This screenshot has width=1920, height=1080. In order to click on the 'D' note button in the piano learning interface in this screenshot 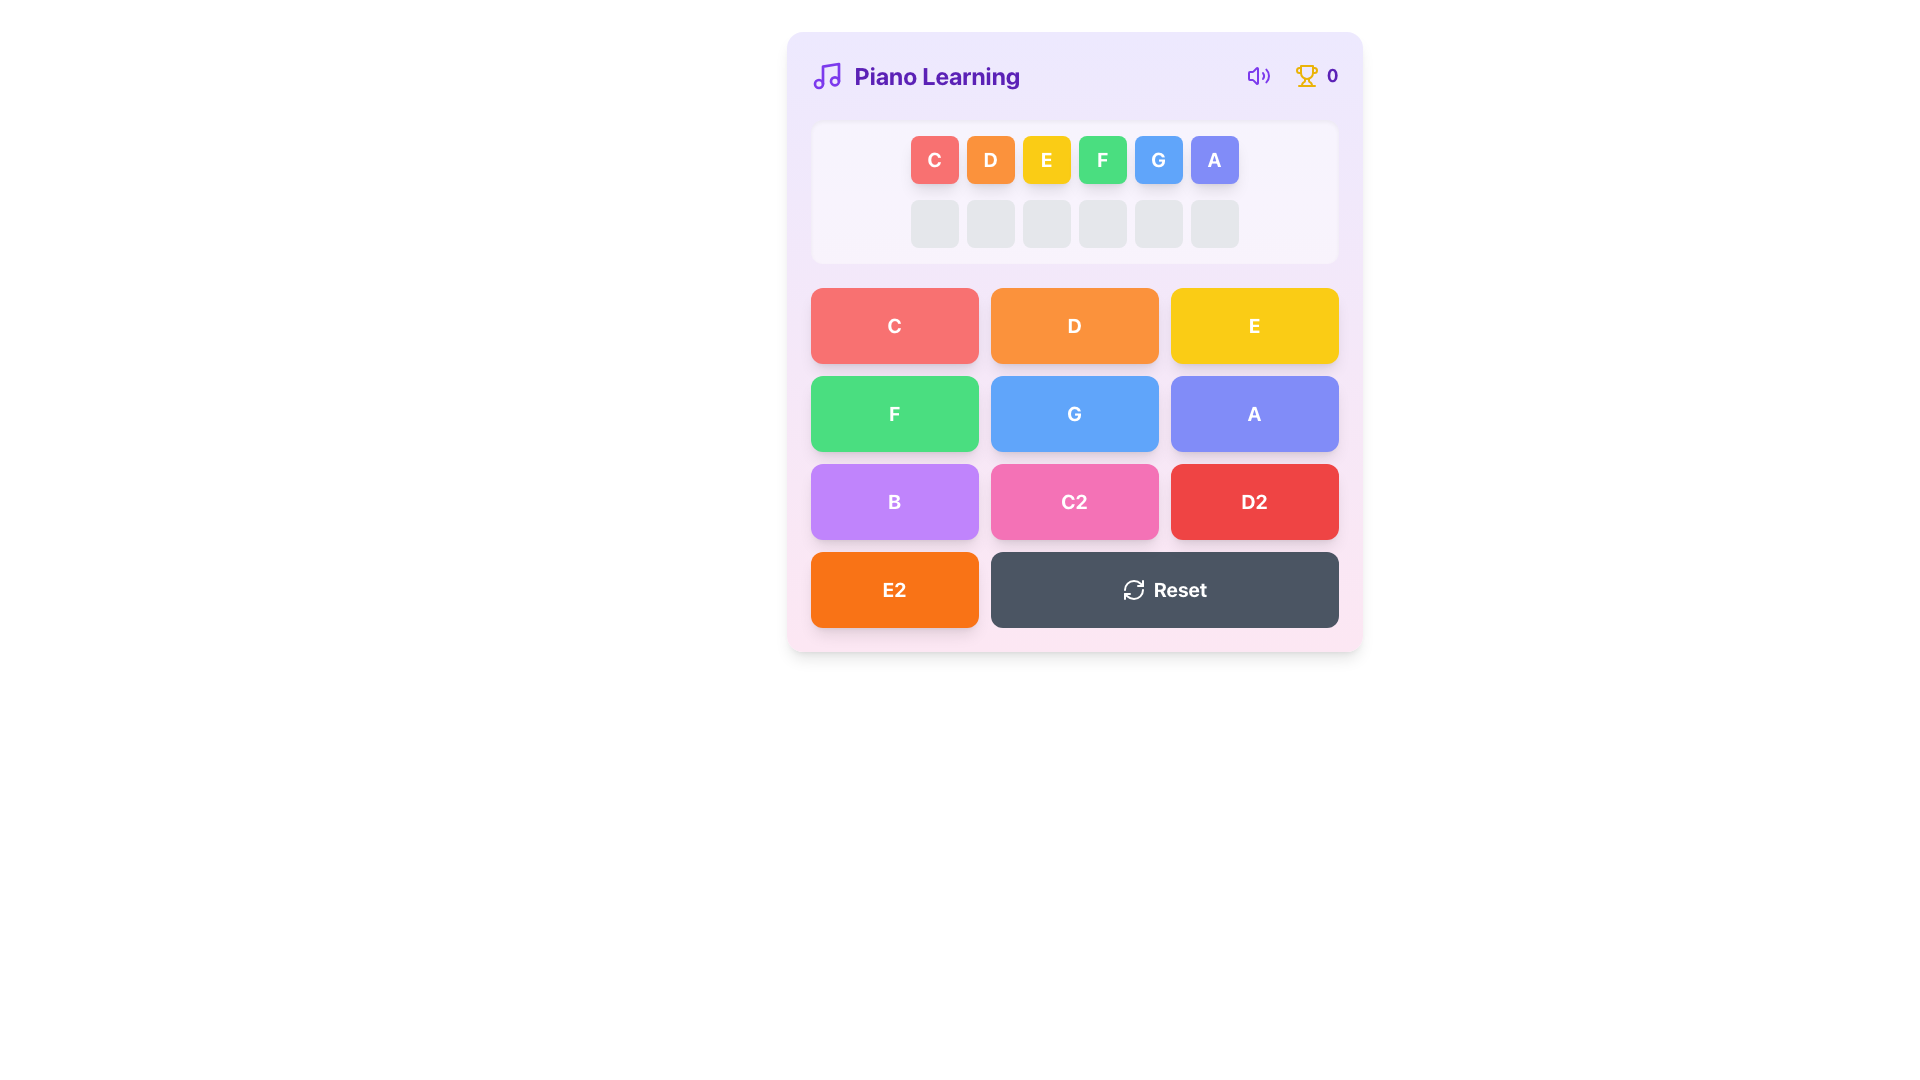, I will do `click(1073, 325)`.